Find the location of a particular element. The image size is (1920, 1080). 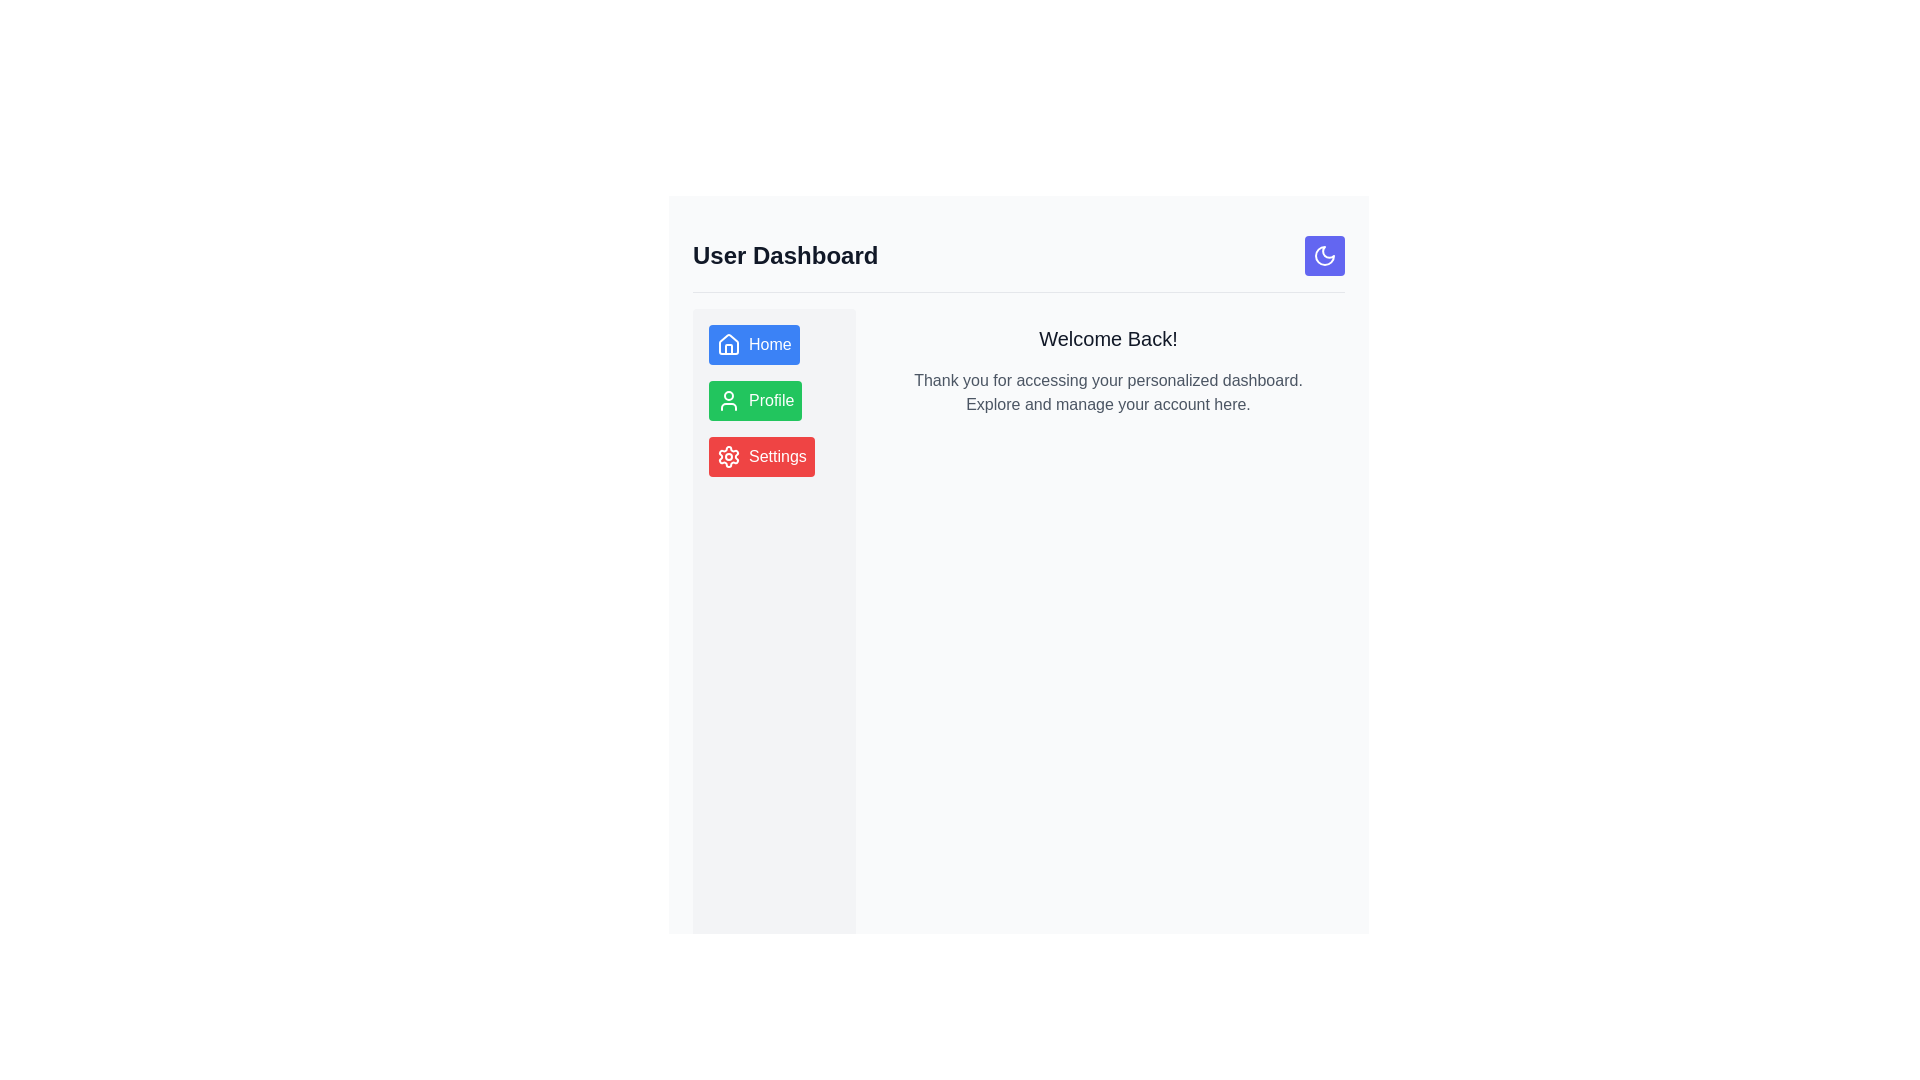

the 'Home' icon located on the left side of the navigation bar is located at coordinates (728, 343).